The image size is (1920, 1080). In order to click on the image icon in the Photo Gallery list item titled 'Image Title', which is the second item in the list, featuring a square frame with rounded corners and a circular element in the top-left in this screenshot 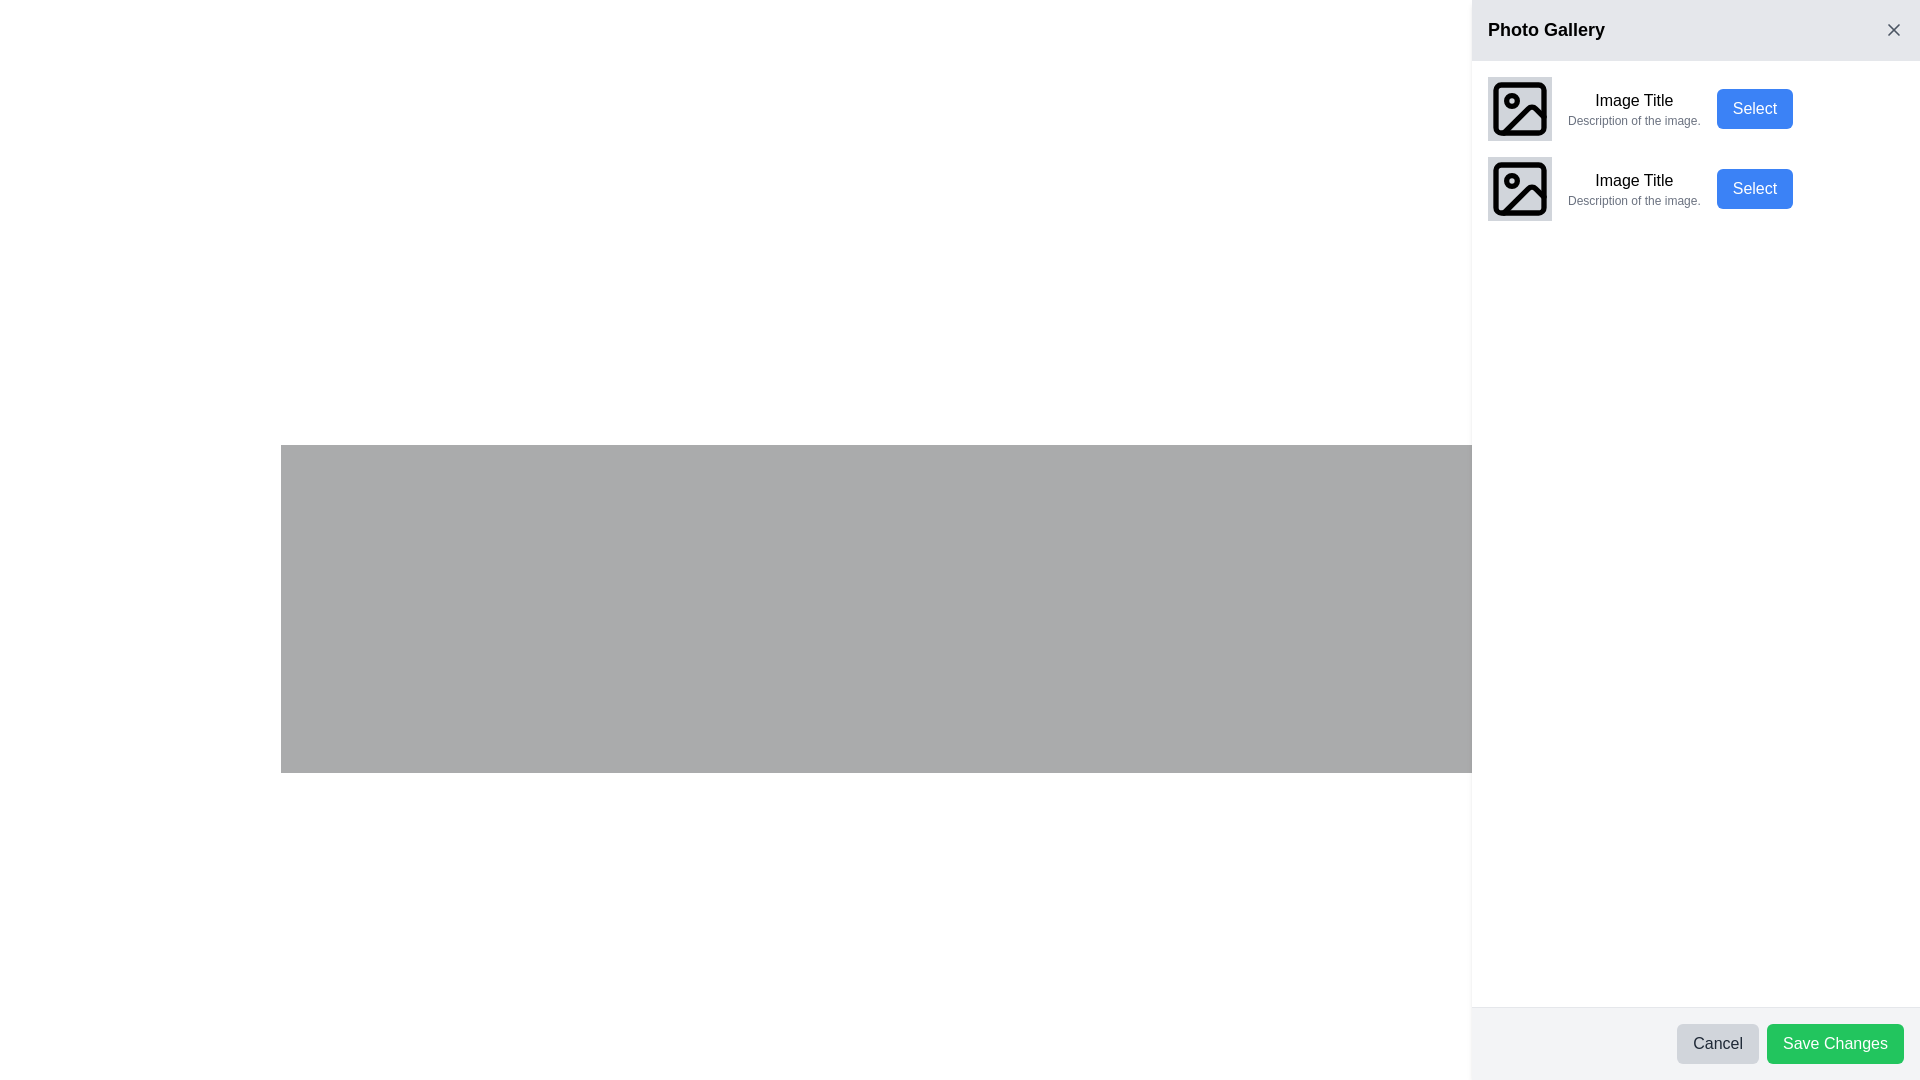, I will do `click(1520, 189)`.